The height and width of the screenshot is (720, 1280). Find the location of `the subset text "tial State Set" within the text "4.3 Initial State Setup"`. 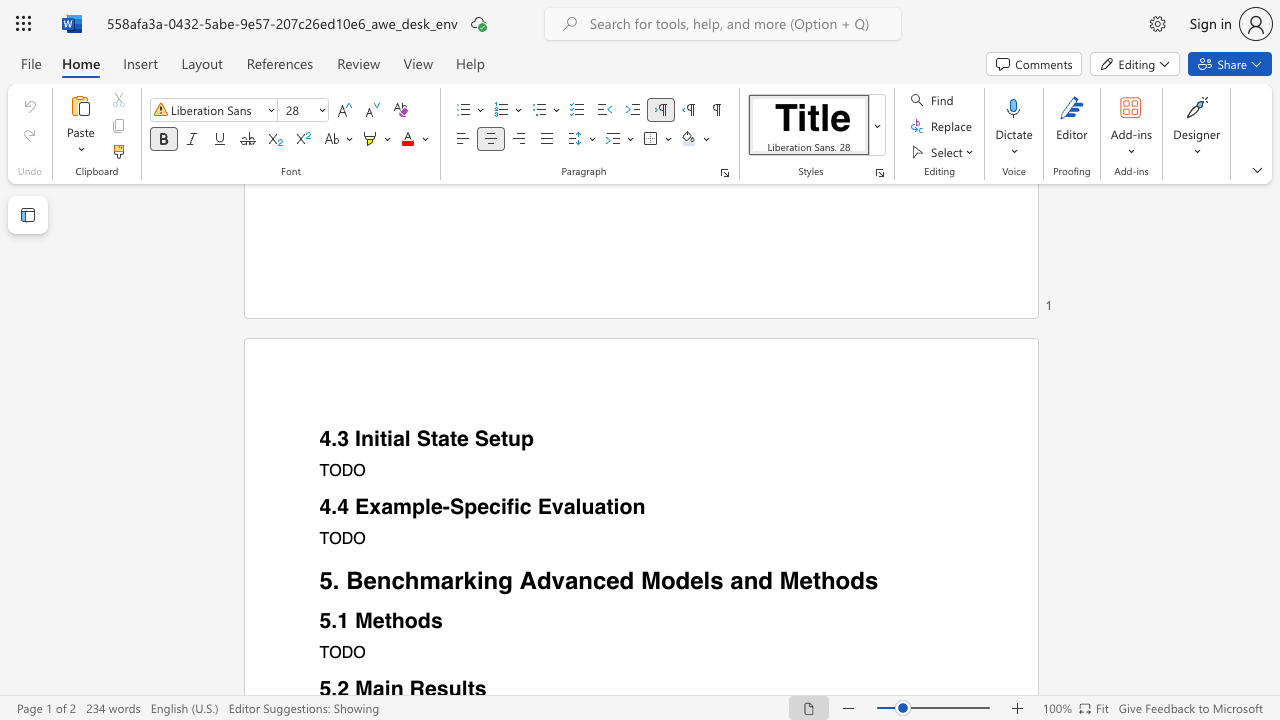

the subset text "tial State Set" within the text "4.3 Initial State Setup" is located at coordinates (379, 438).